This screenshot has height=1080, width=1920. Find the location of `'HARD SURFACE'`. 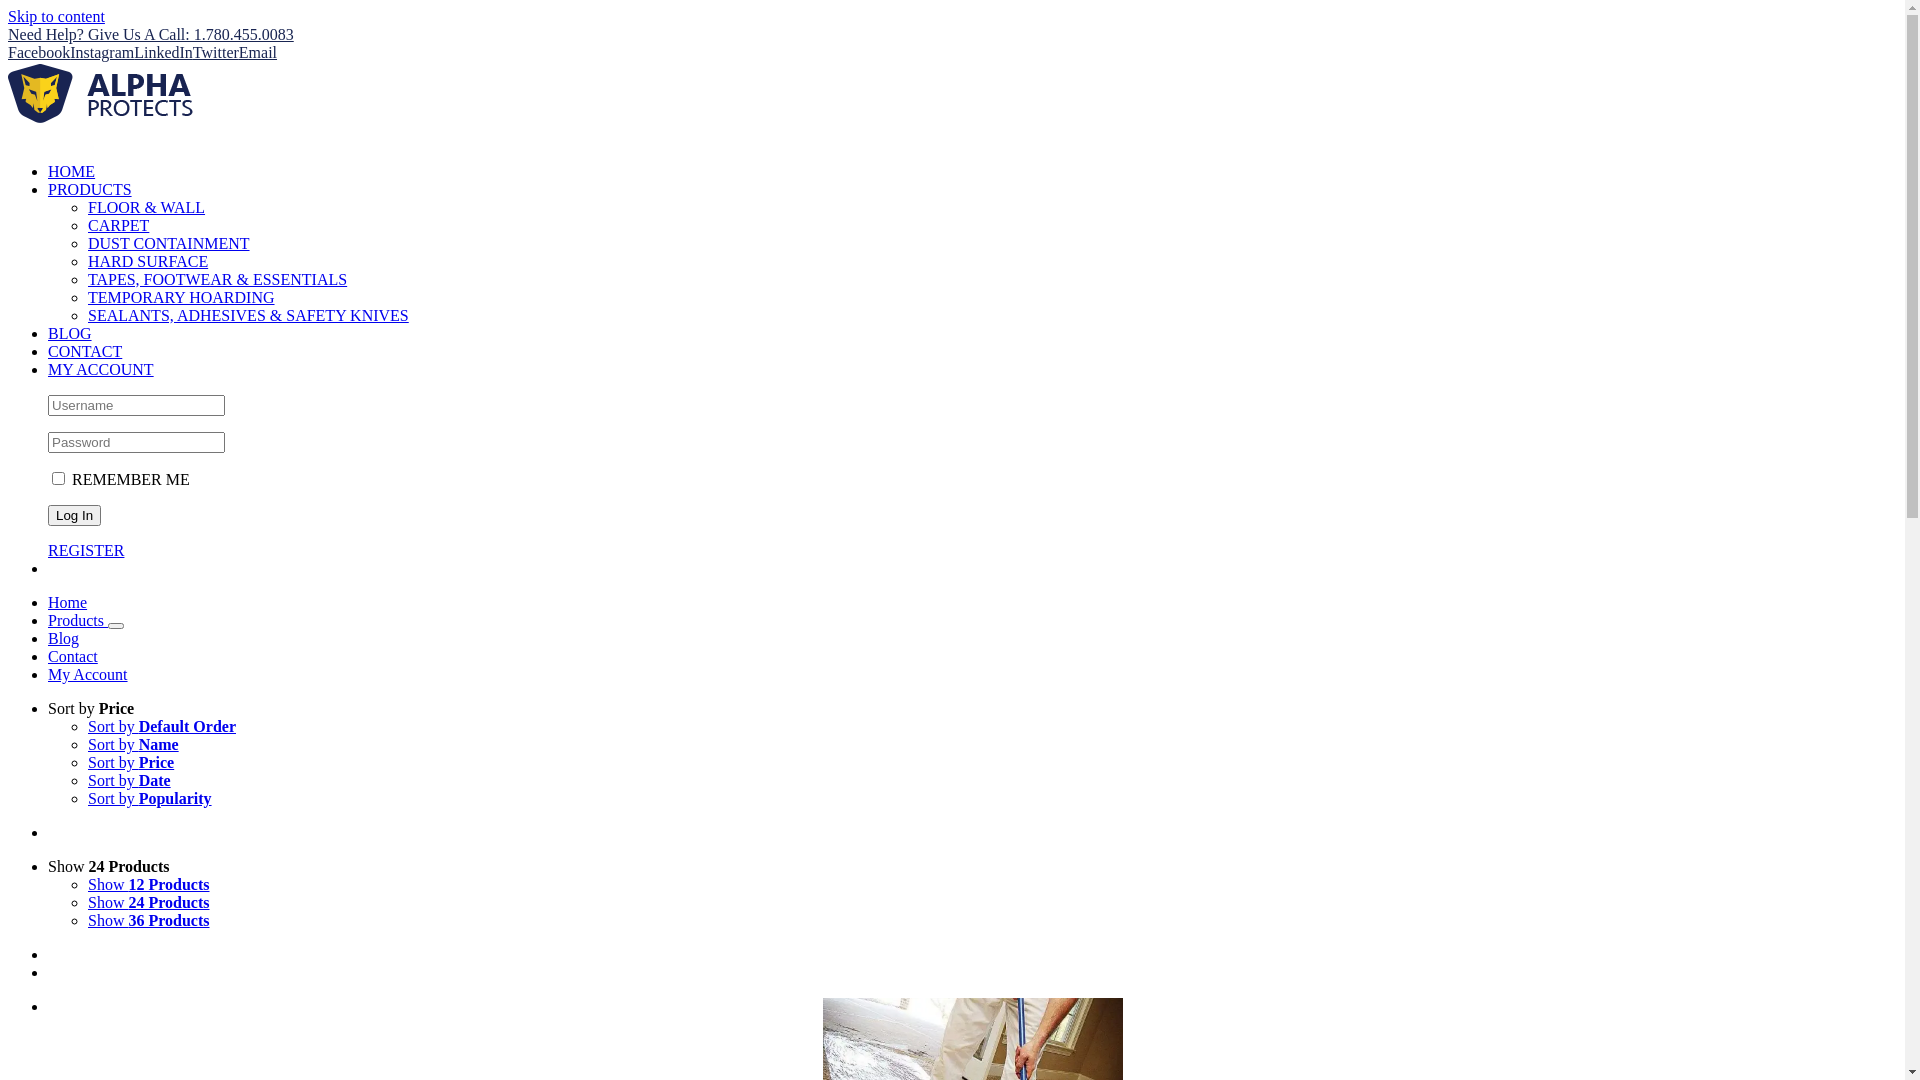

'HARD SURFACE' is located at coordinates (86, 260).